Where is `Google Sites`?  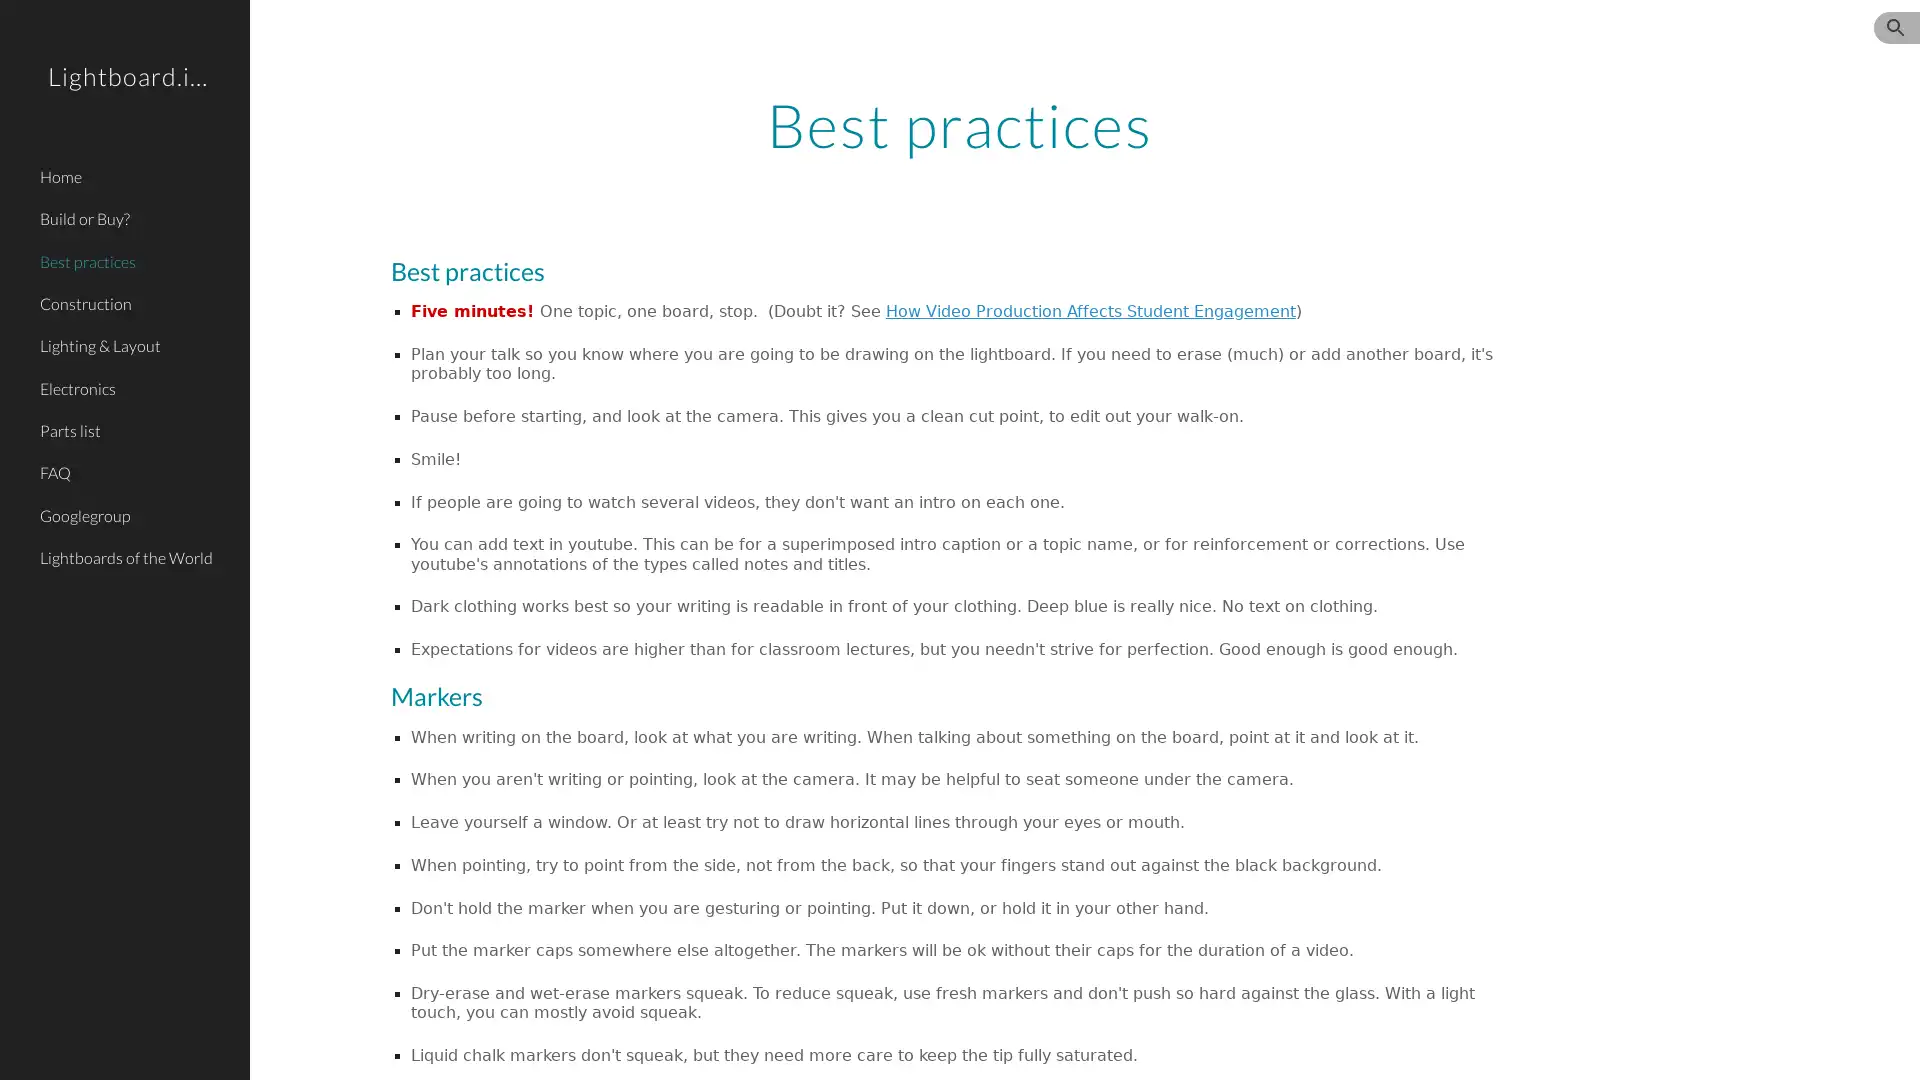 Google Sites is located at coordinates (405, 1044).